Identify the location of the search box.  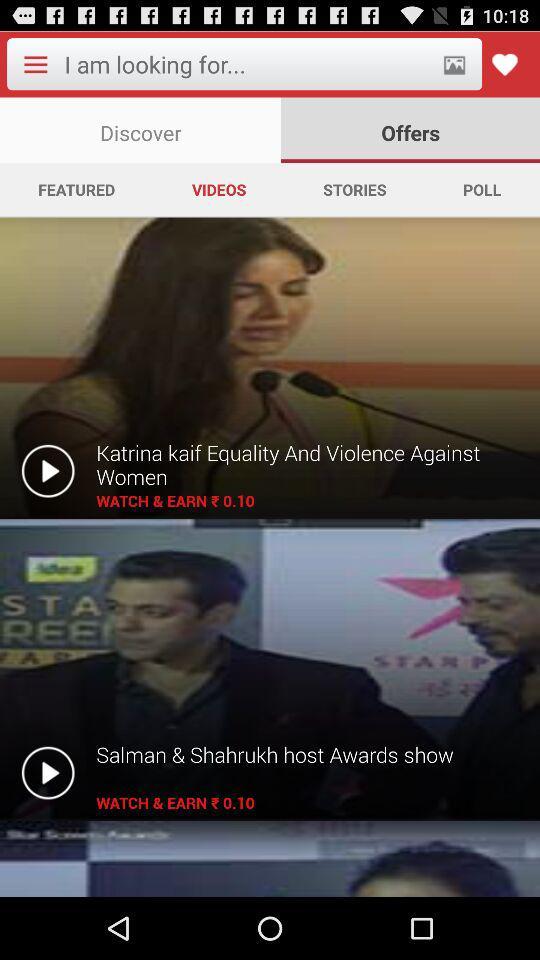
(247, 64).